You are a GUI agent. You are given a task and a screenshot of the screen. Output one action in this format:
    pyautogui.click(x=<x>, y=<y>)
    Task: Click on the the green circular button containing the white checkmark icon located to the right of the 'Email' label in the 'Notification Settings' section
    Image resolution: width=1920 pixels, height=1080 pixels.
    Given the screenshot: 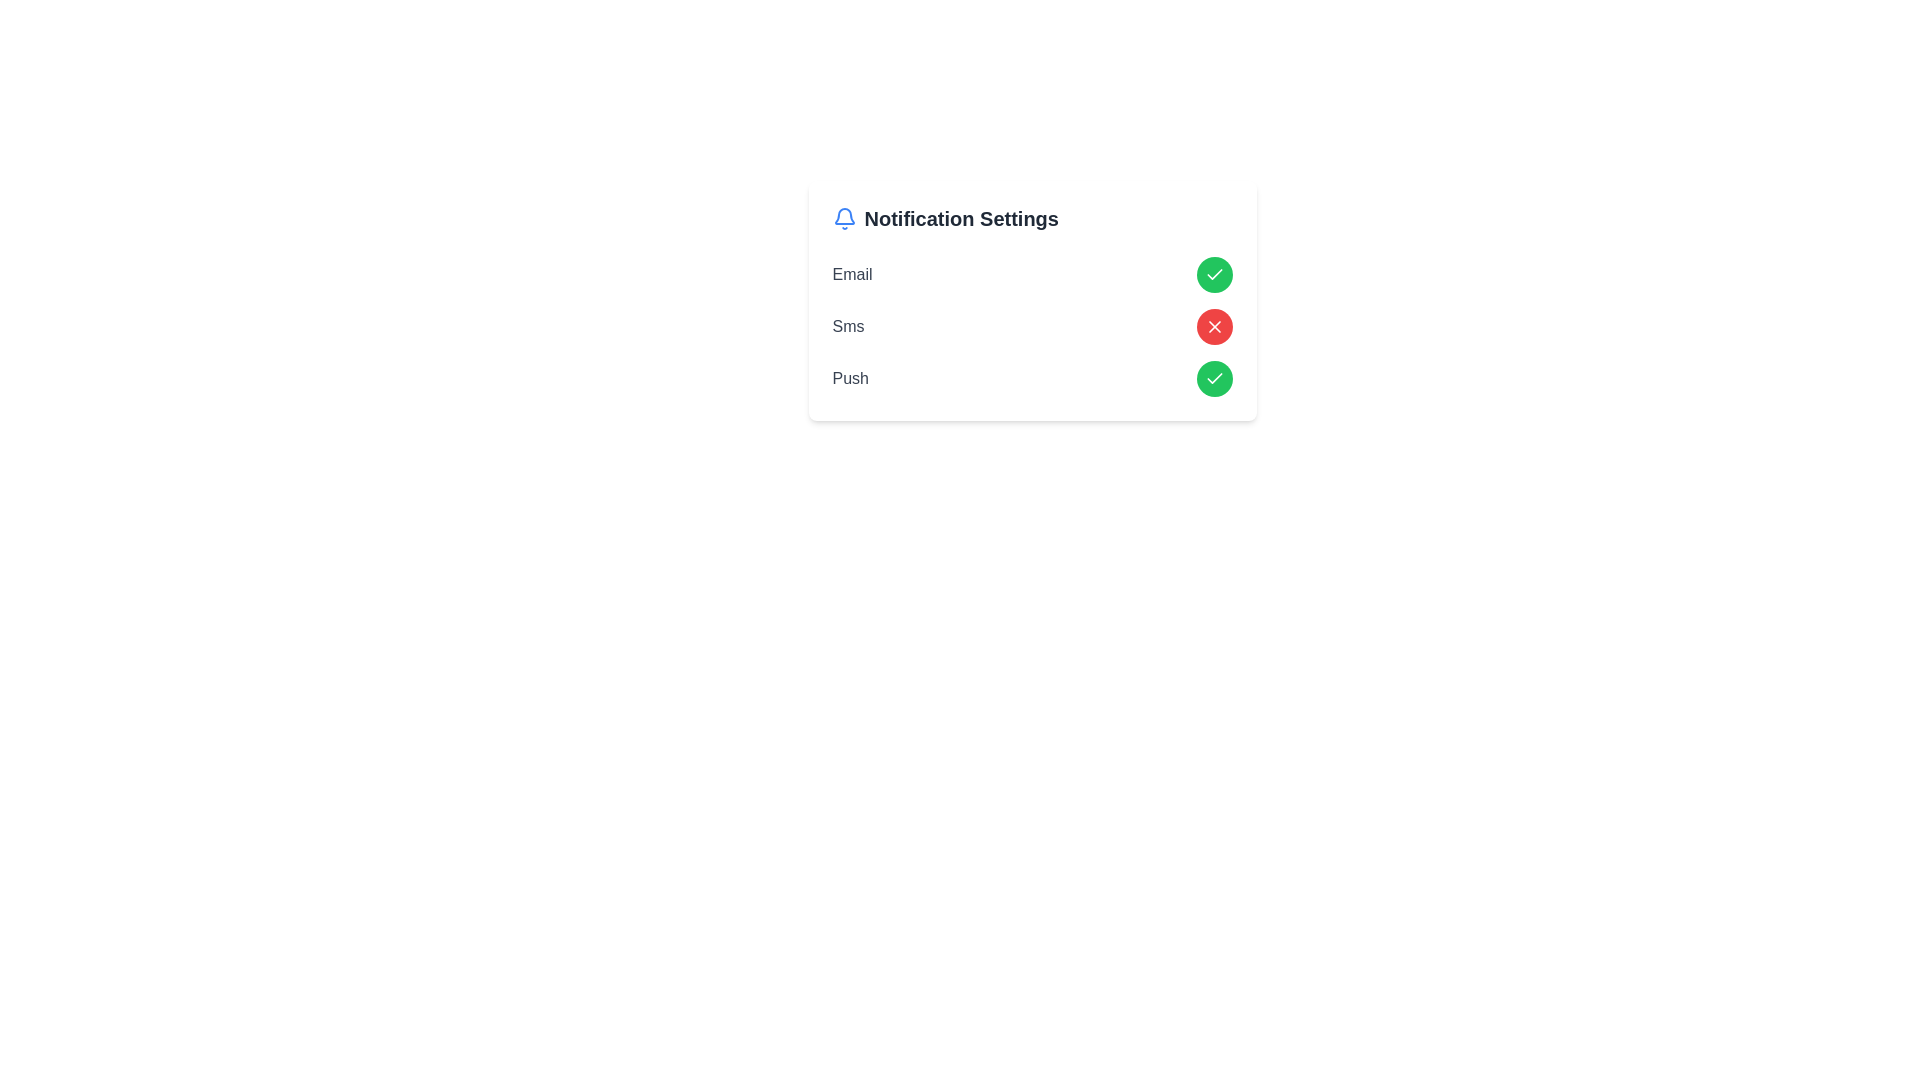 What is the action you would take?
    pyautogui.click(x=1213, y=274)
    